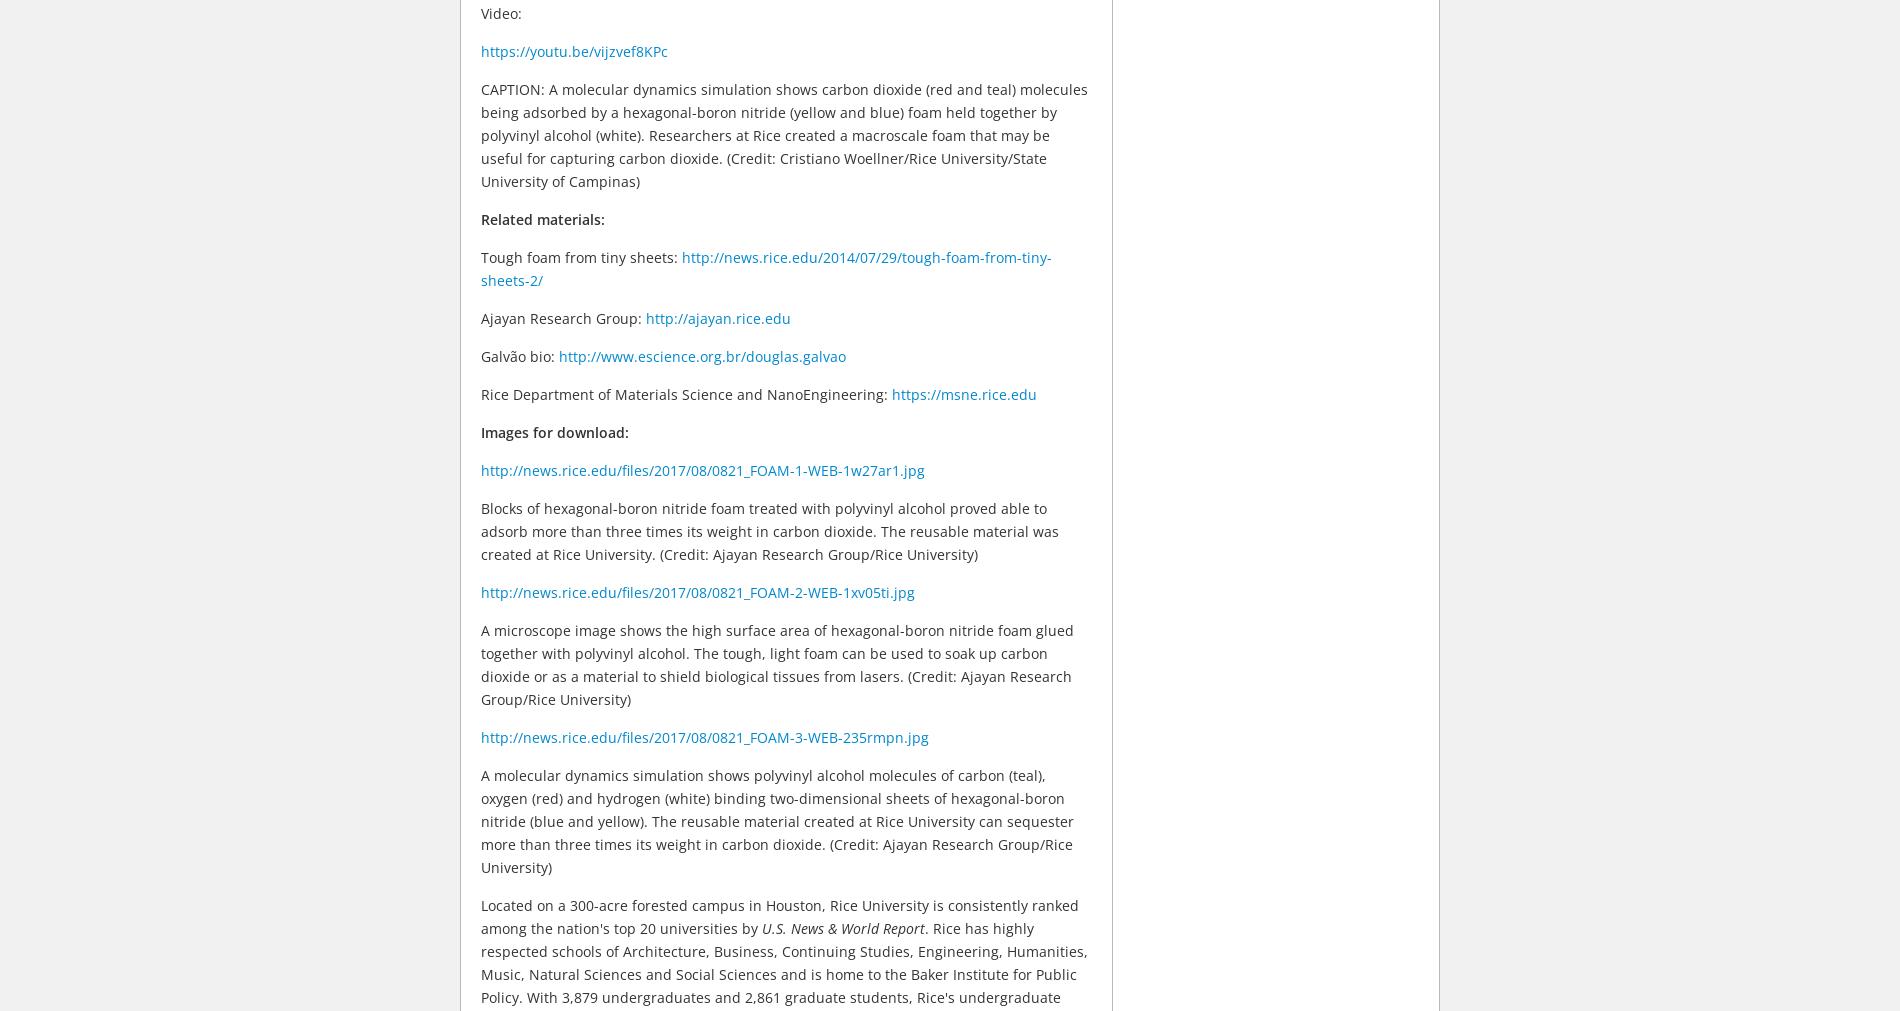 This screenshot has width=1900, height=1011. I want to click on 'CAPTION: A molecular dynamics simulation shows carbon dioxide (red and teal) molecules being adsorbed by a hexagonal-boron nitride (yellow and blue) foam held together by polyvinyl alcohol (white). Researchers at Rice created a macroscale foam that may be useful for capturing carbon dioxide. (Credit: Cristiano Woellner/Rice University/State University of Campinas)', so click(783, 133).